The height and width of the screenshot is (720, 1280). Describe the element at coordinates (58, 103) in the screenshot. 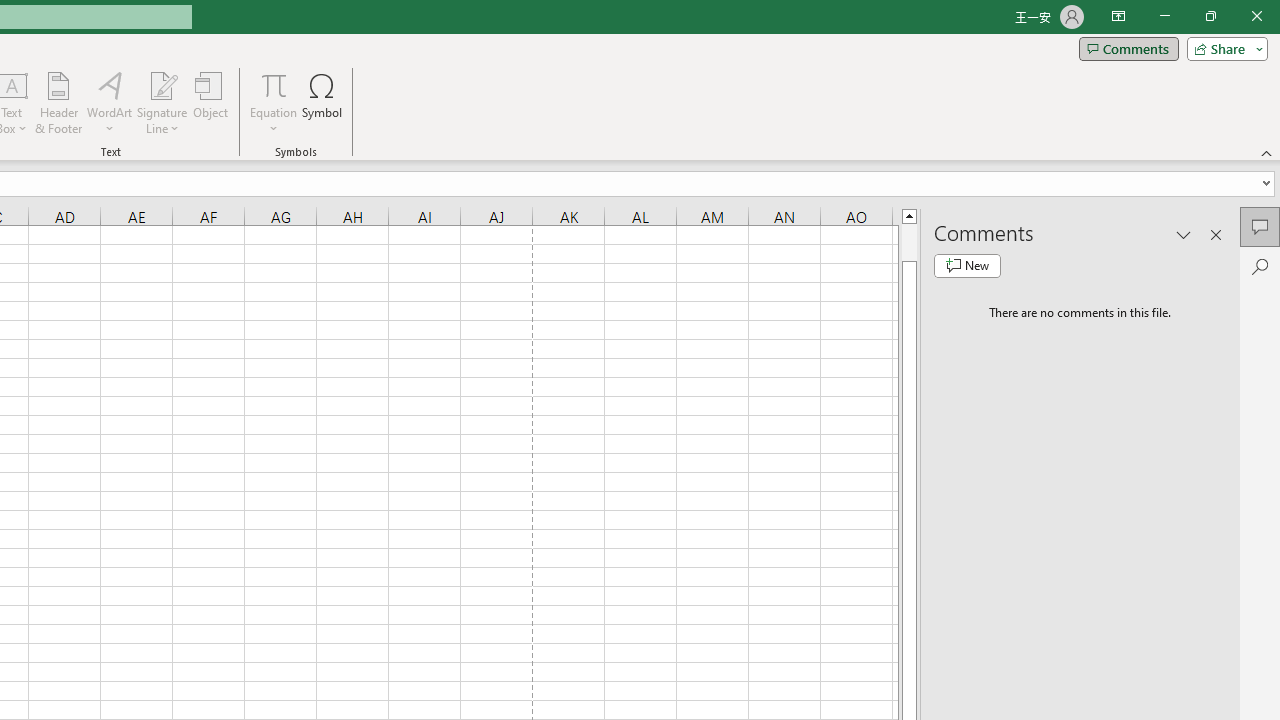

I see `'Header & Footer...'` at that location.